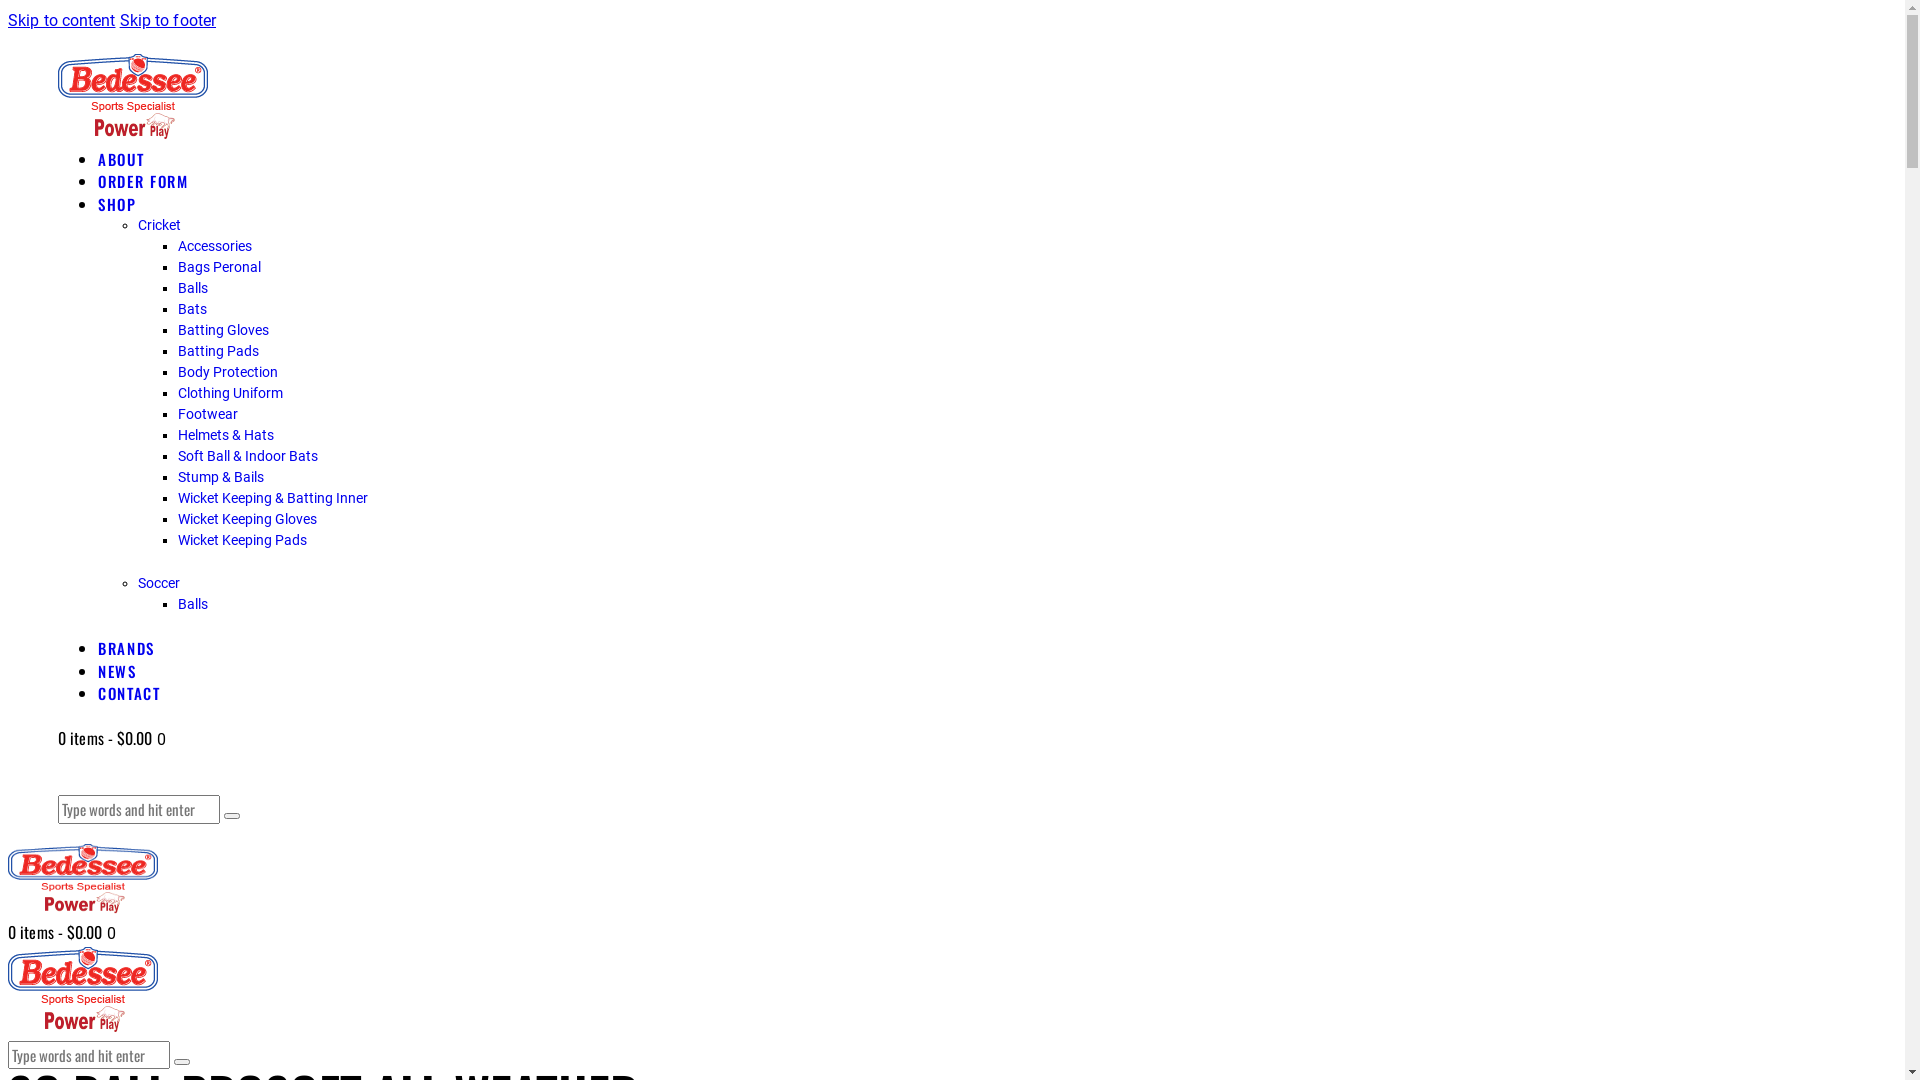  Describe the element at coordinates (96, 692) in the screenshot. I see `'CONTACT'` at that location.